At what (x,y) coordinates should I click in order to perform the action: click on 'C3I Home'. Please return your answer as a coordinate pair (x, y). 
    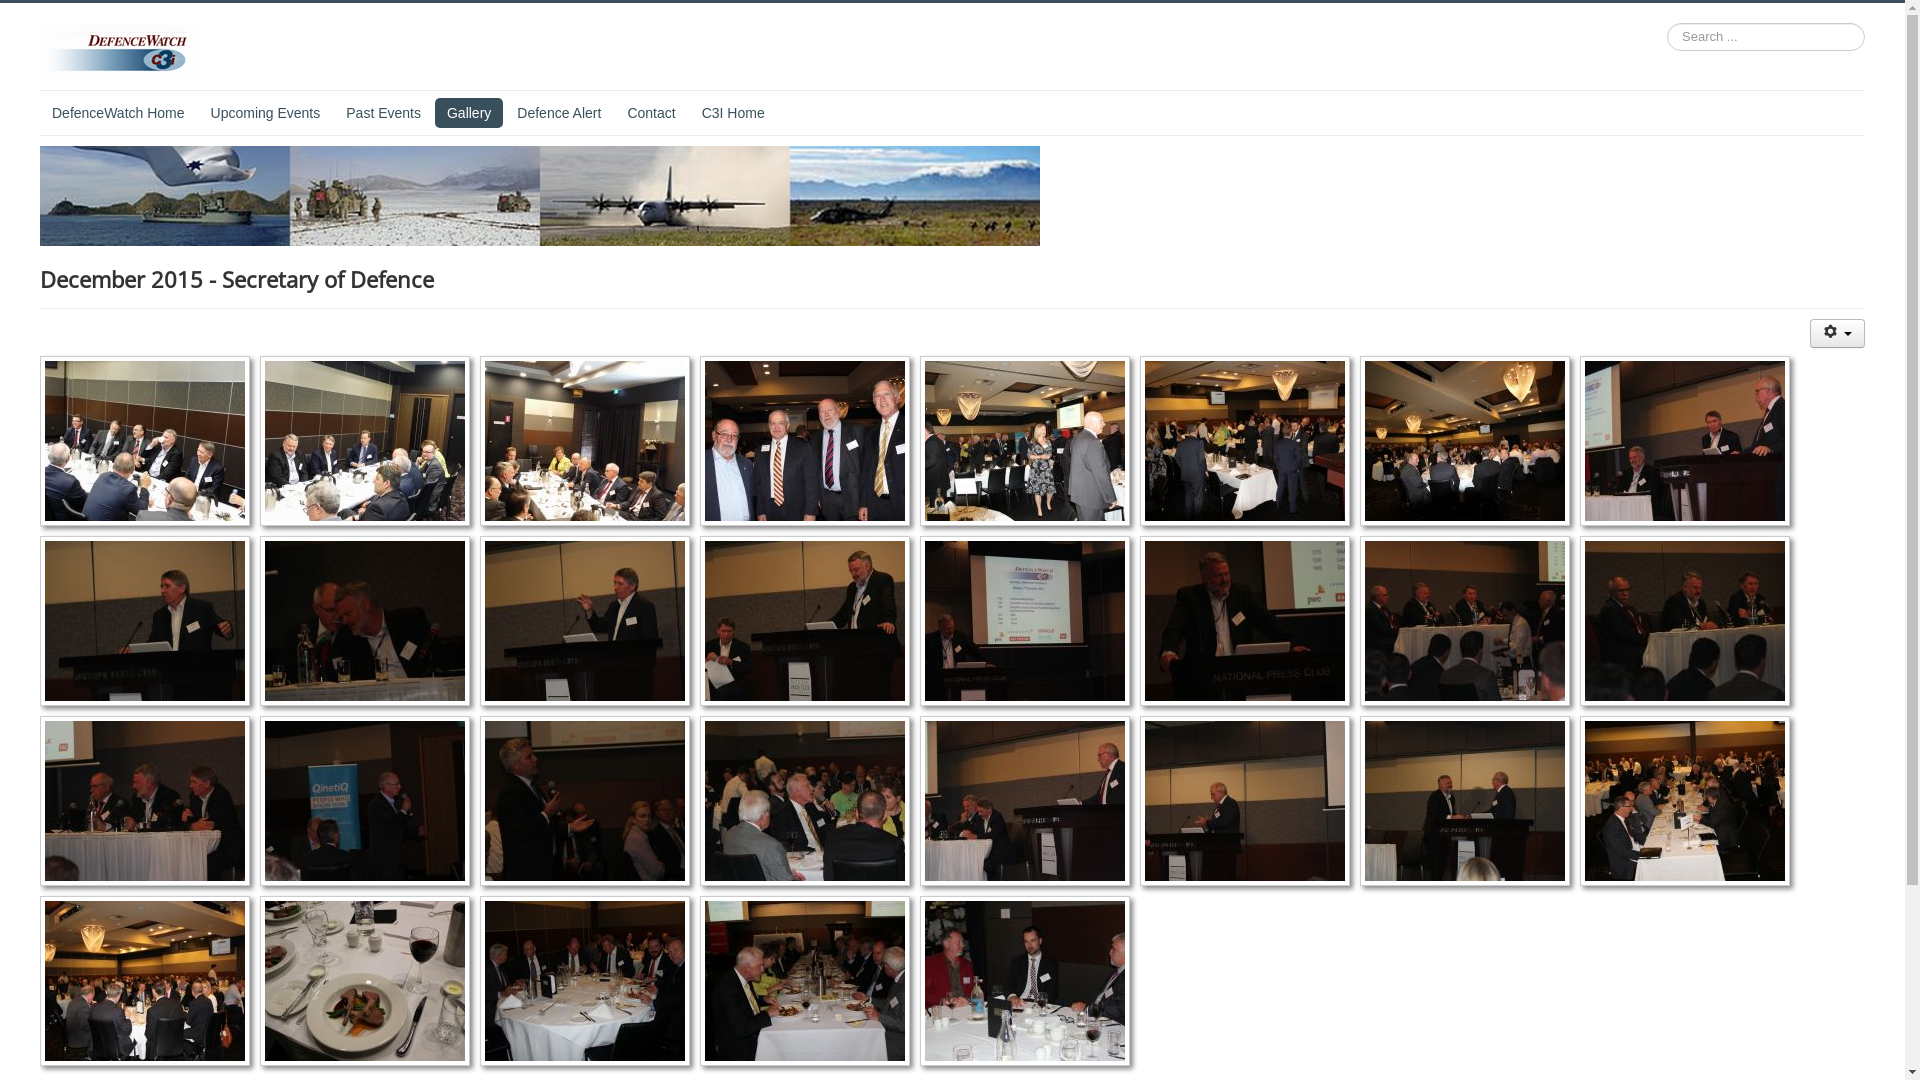
    Looking at the image, I should click on (732, 112).